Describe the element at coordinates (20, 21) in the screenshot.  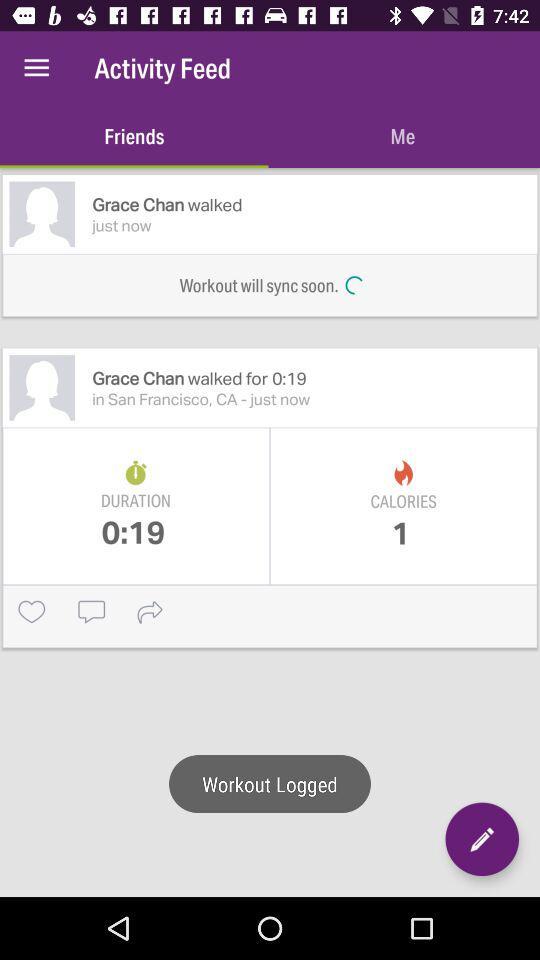
I see `the label icon` at that location.